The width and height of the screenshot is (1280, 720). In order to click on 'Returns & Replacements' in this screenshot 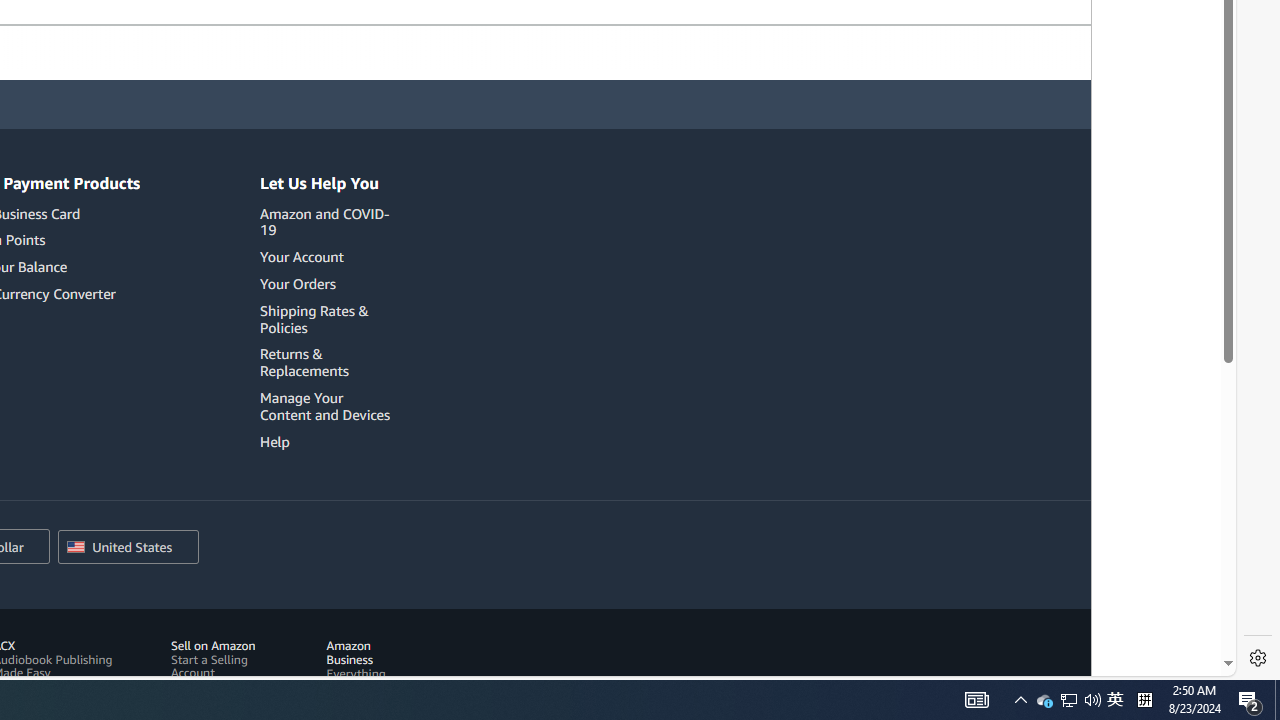, I will do `click(303, 362)`.